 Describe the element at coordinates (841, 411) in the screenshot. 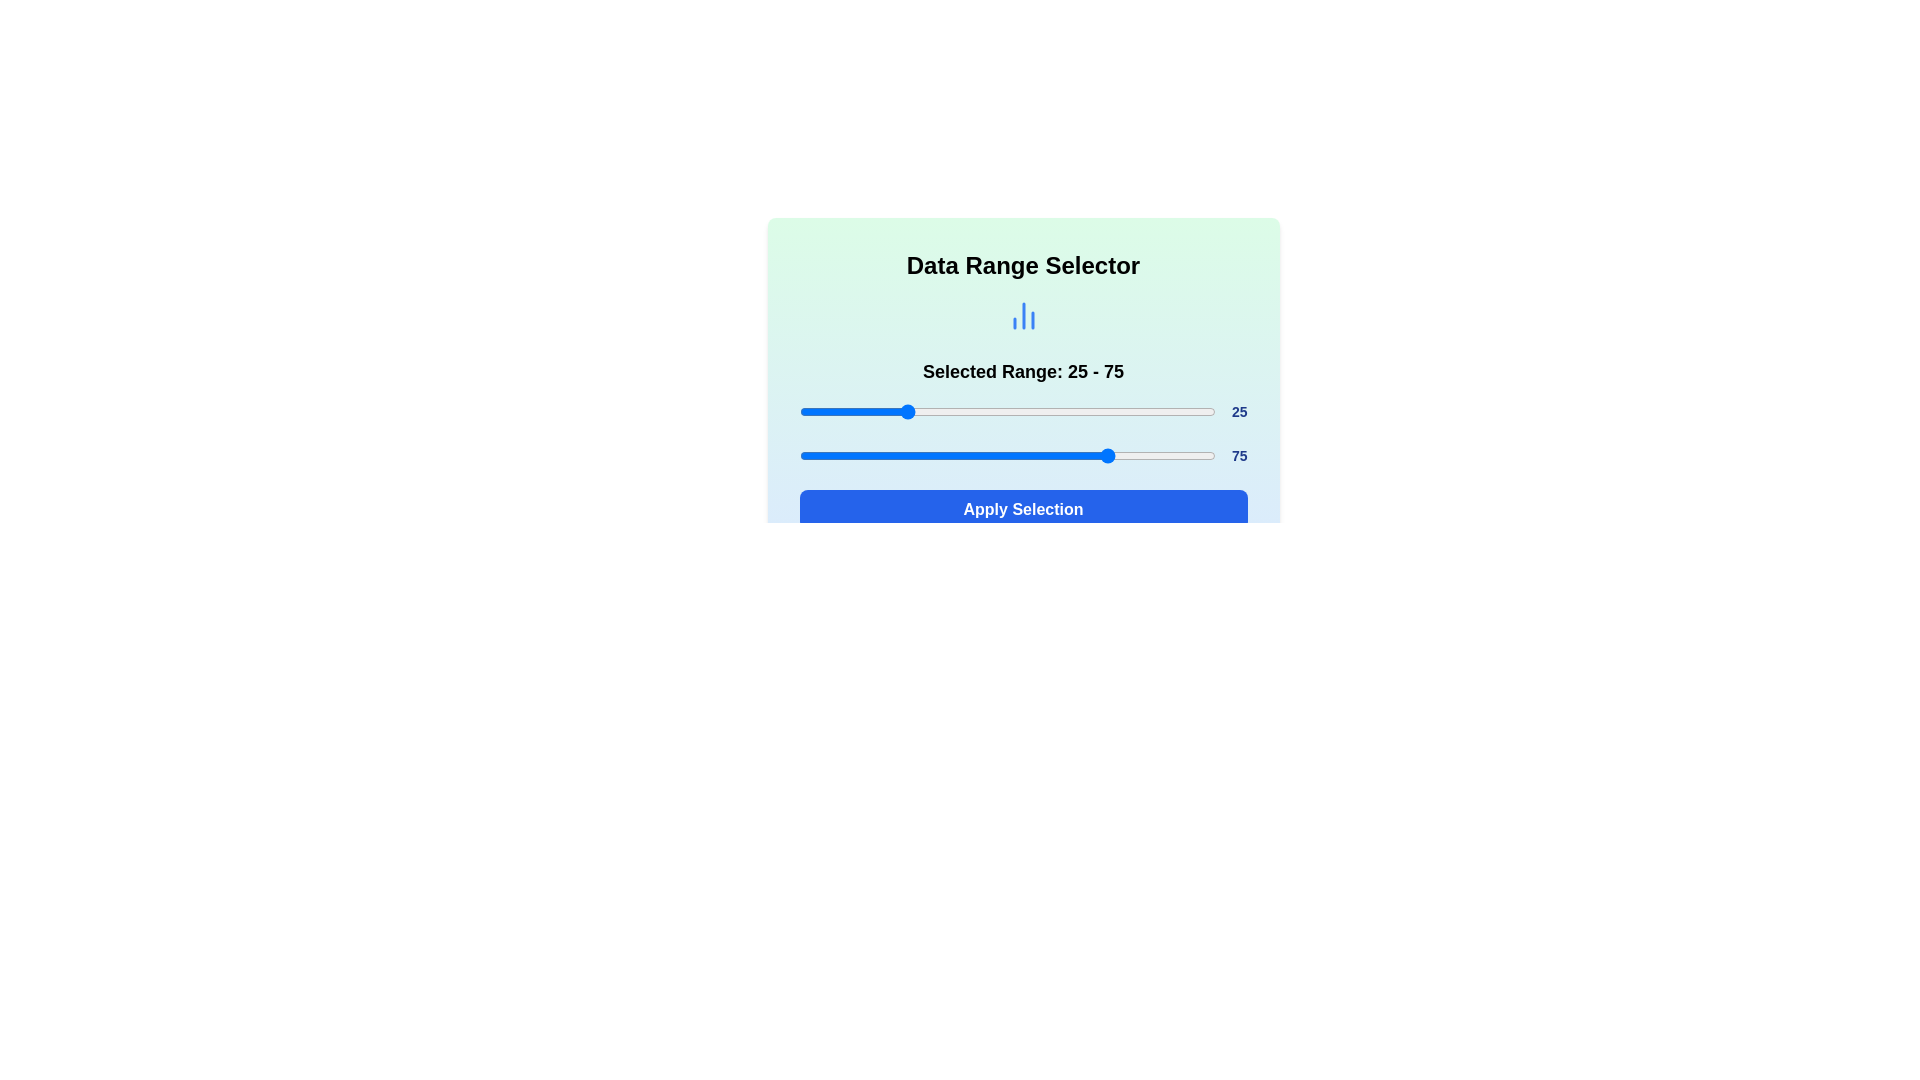

I see `the slider to set its value to 10` at that location.